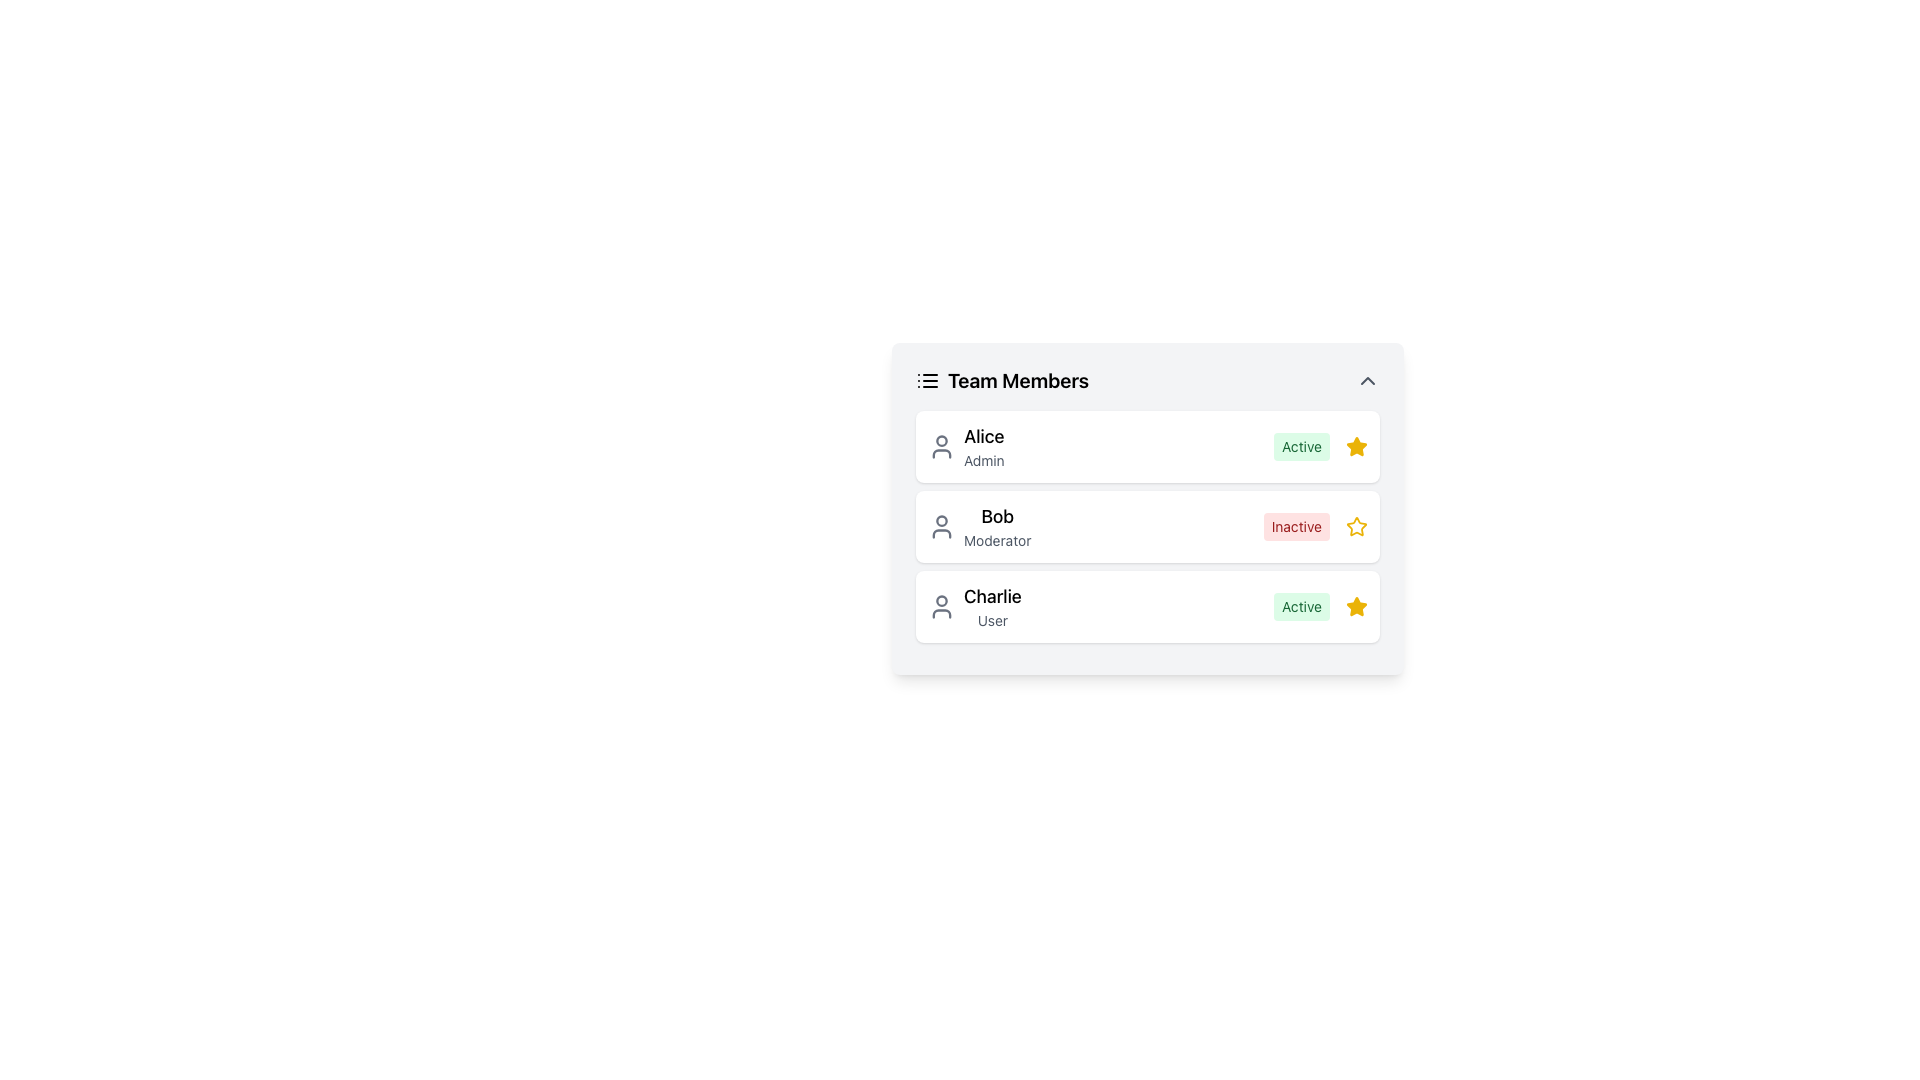 The width and height of the screenshot is (1920, 1080). Describe the element at coordinates (1357, 526) in the screenshot. I see `the star icon button located to the right of the 'Inactive' label in the 'Team Members' list associated with user 'Bob'` at that location.